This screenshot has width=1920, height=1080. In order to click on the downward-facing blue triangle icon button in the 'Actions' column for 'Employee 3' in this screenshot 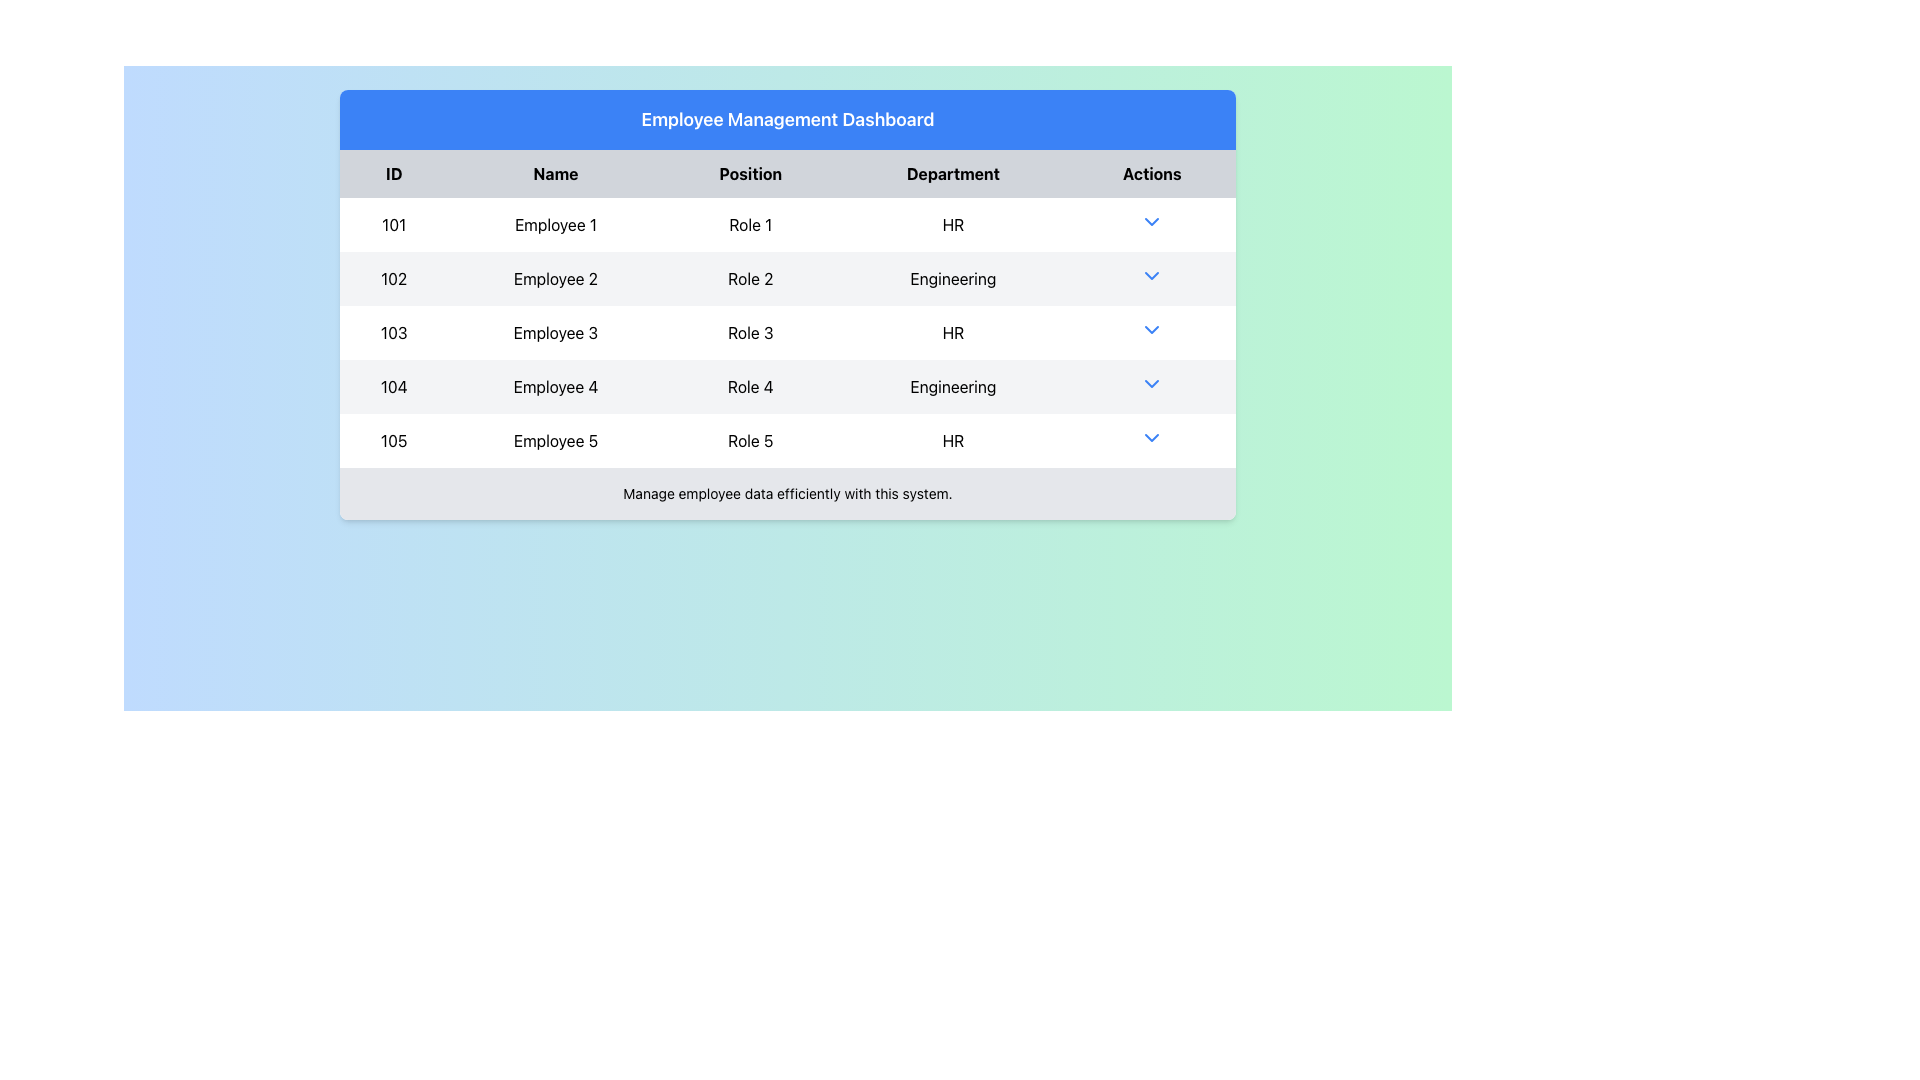, I will do `click(1152, 329)`.